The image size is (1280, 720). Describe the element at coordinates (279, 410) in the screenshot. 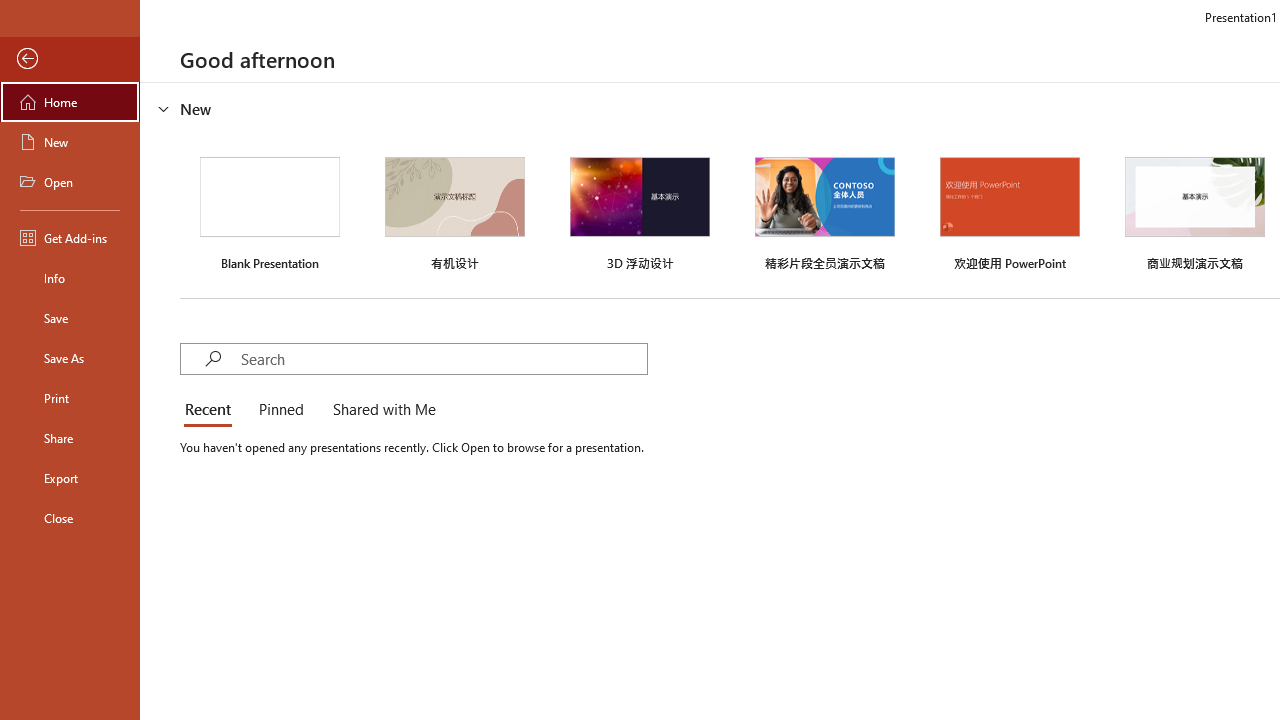

I see `'Pinned'` at that location.